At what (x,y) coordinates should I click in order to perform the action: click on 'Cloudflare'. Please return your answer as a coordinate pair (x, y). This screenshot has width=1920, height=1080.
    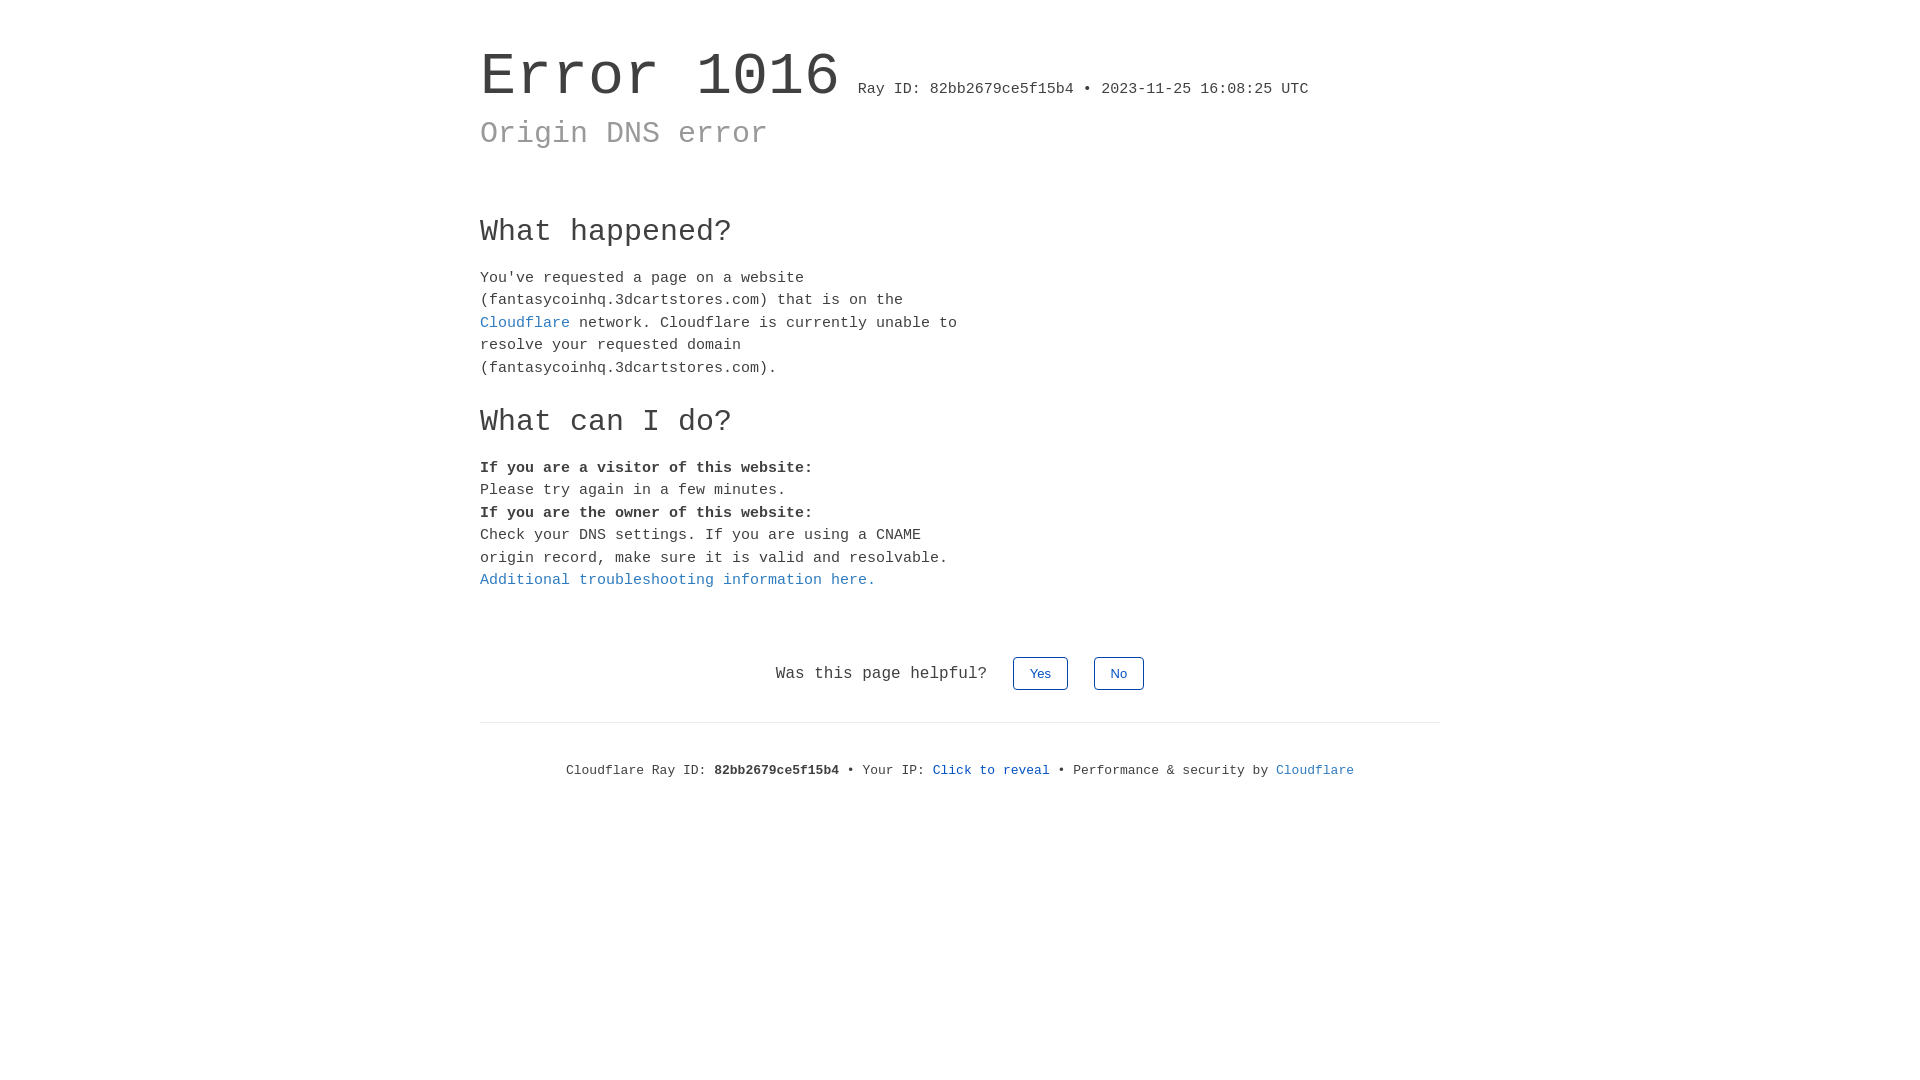
    Looking at the image, I should click on (524, 321).